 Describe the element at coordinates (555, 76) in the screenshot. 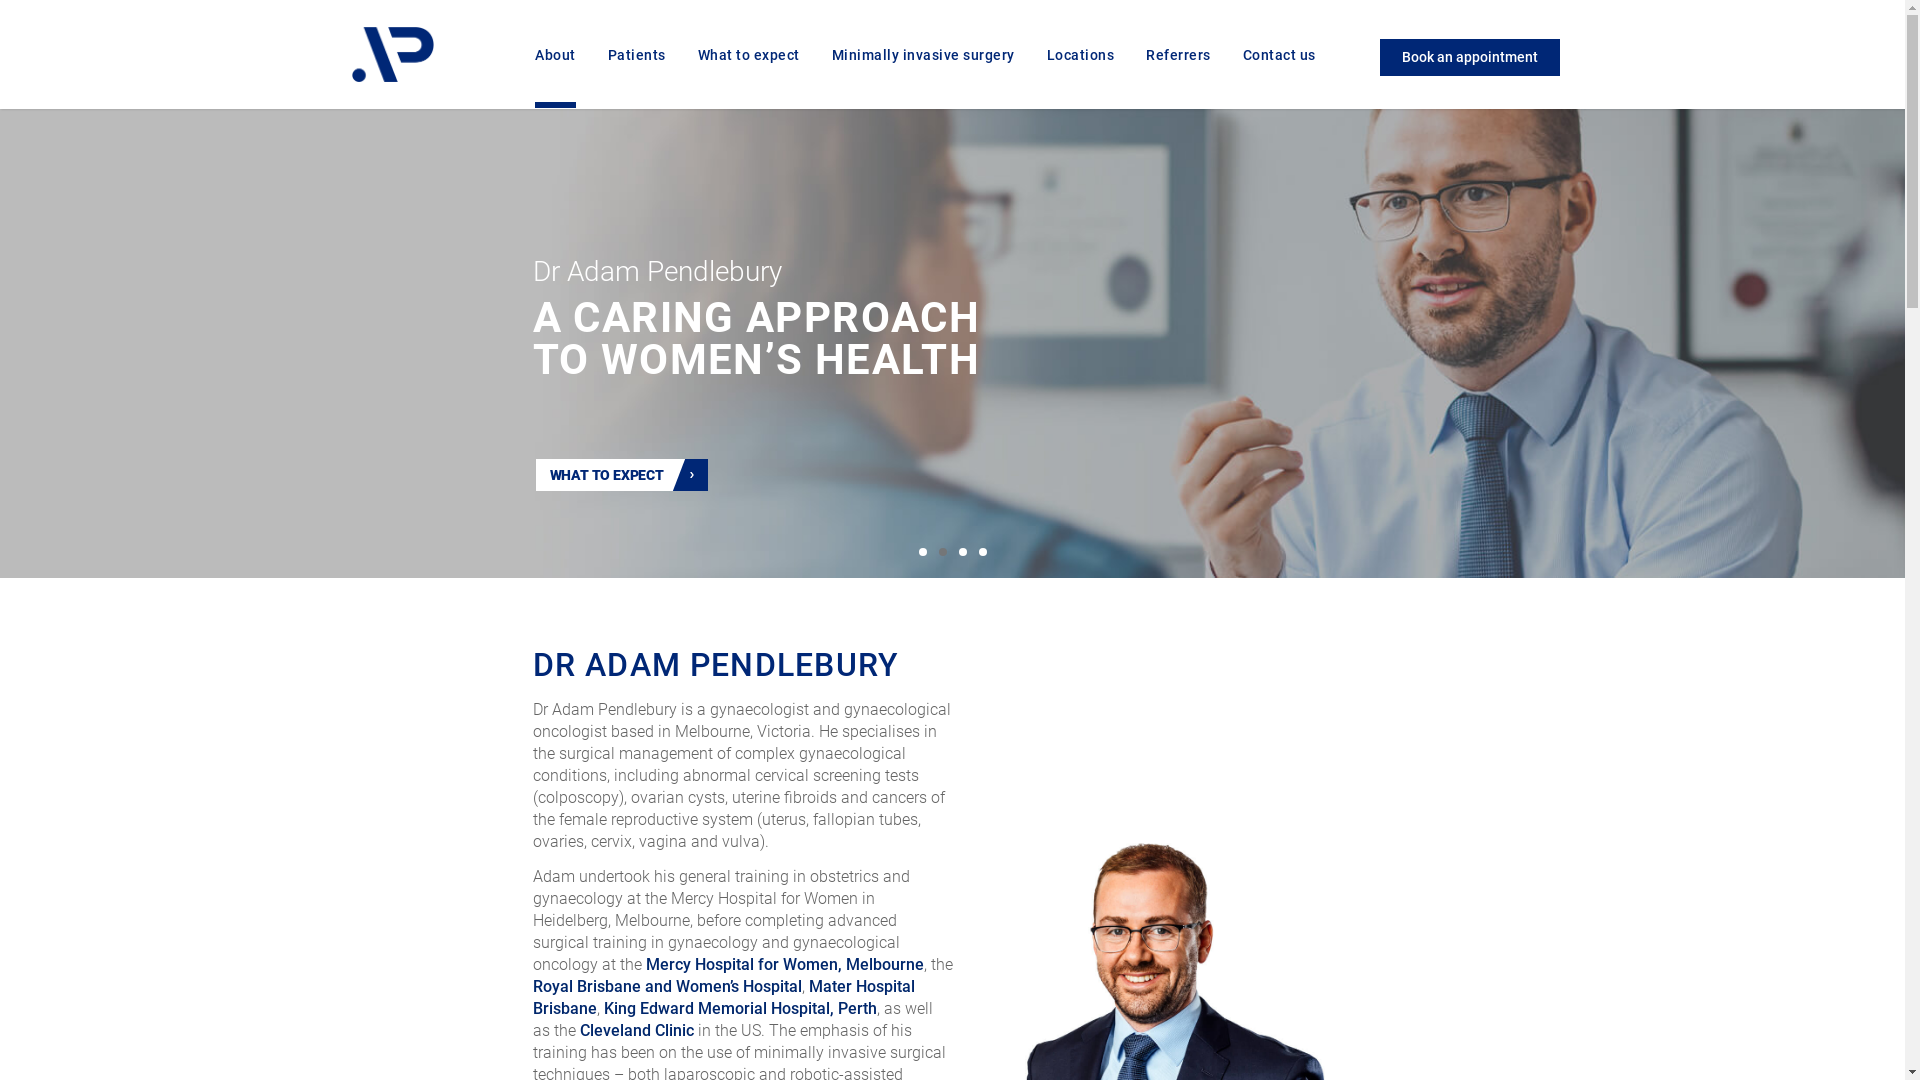

I see `'About'` at that location.